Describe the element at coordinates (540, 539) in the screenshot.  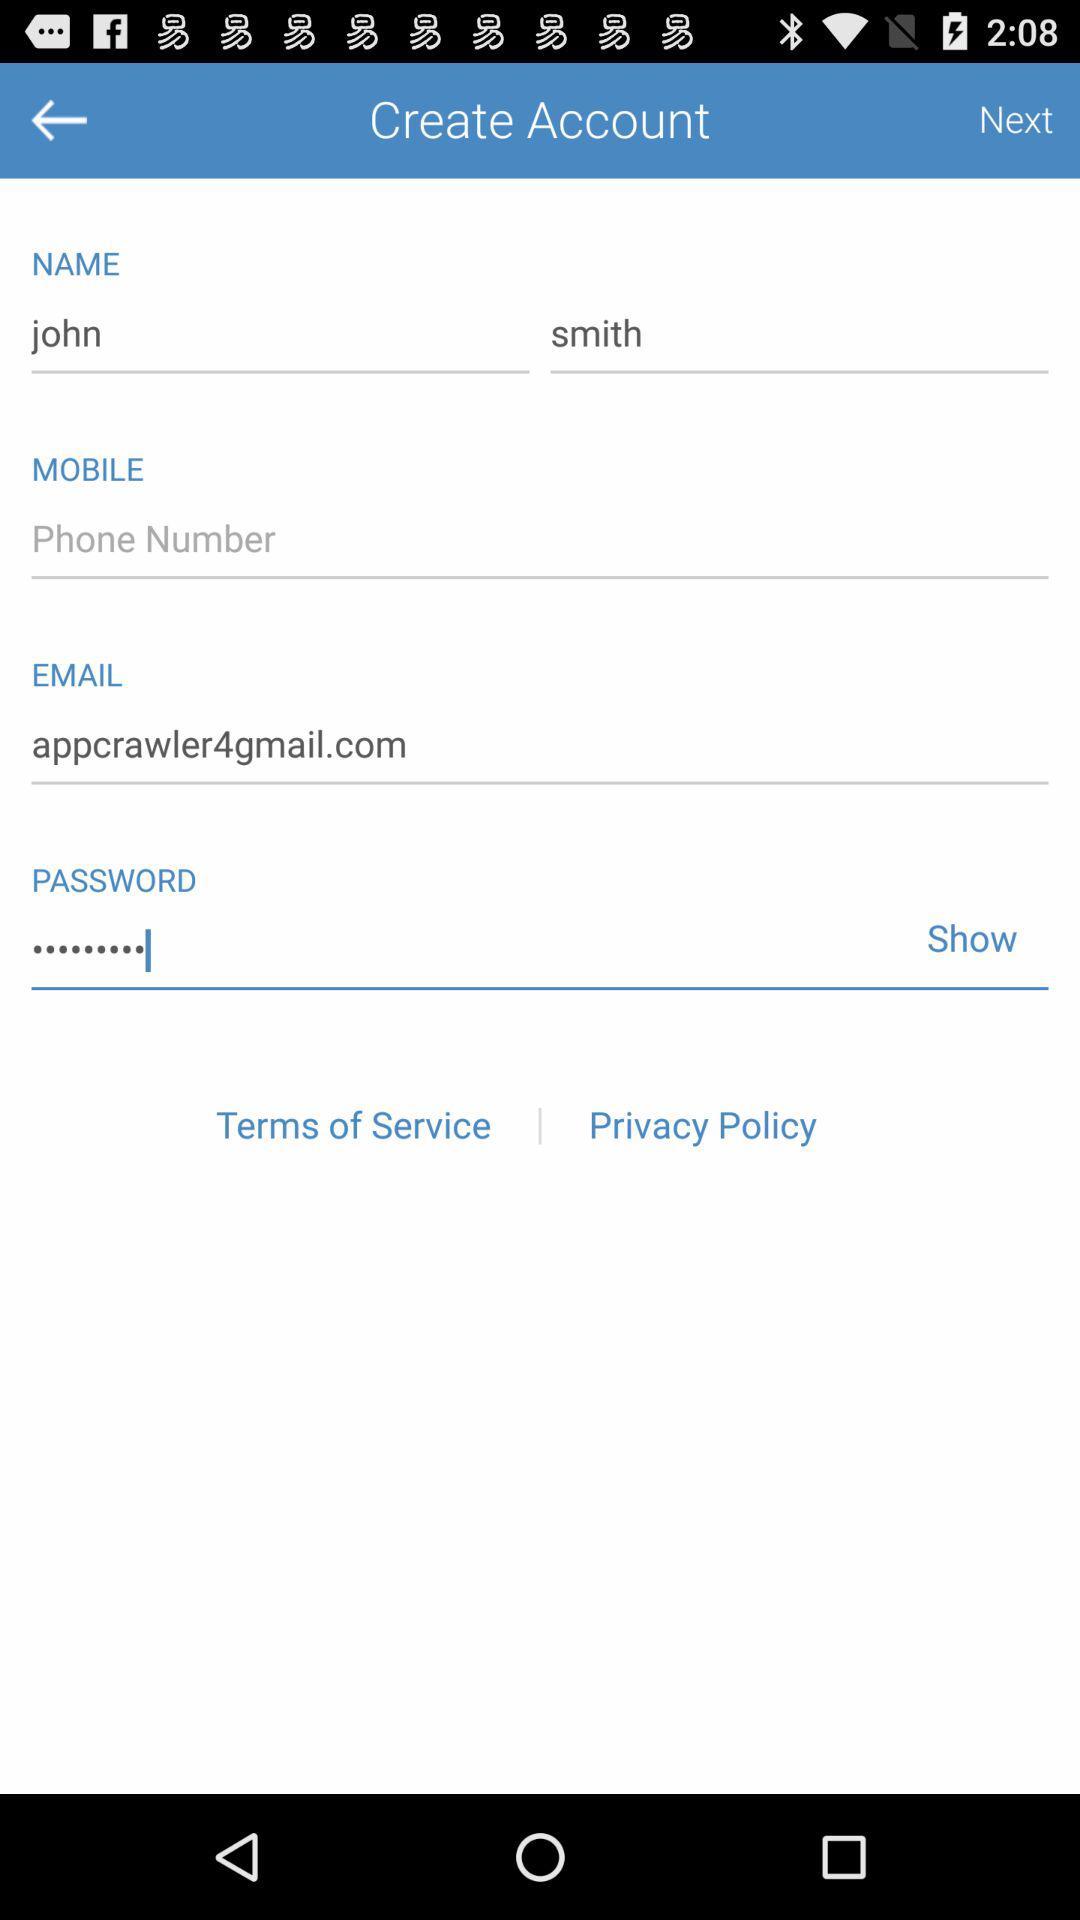
I see `text box fpr phone number` at that location.